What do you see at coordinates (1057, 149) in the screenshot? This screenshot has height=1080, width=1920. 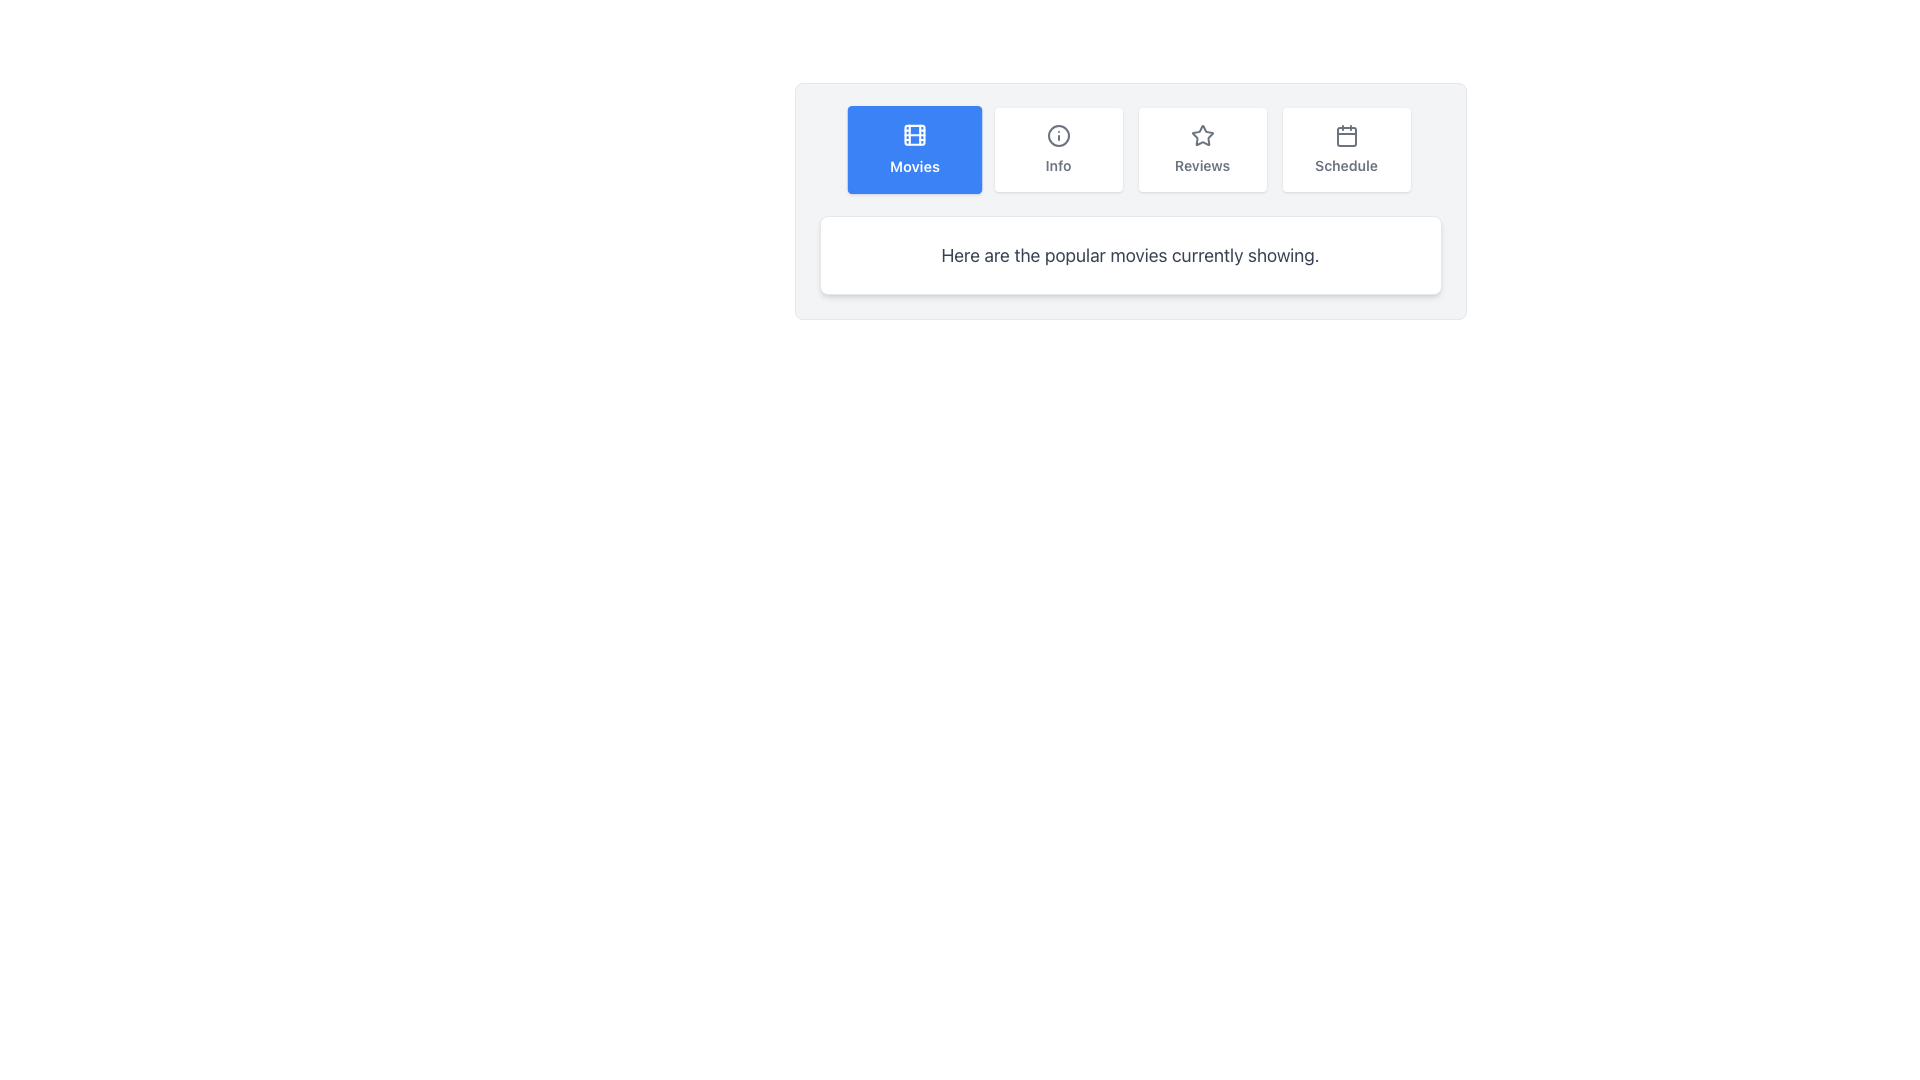 I see `the button that displays additional information regarding the current context, positioned to the right of the 'Movies' button and to the left of the 'Reviews' button` at bounding box center [1057, 149].